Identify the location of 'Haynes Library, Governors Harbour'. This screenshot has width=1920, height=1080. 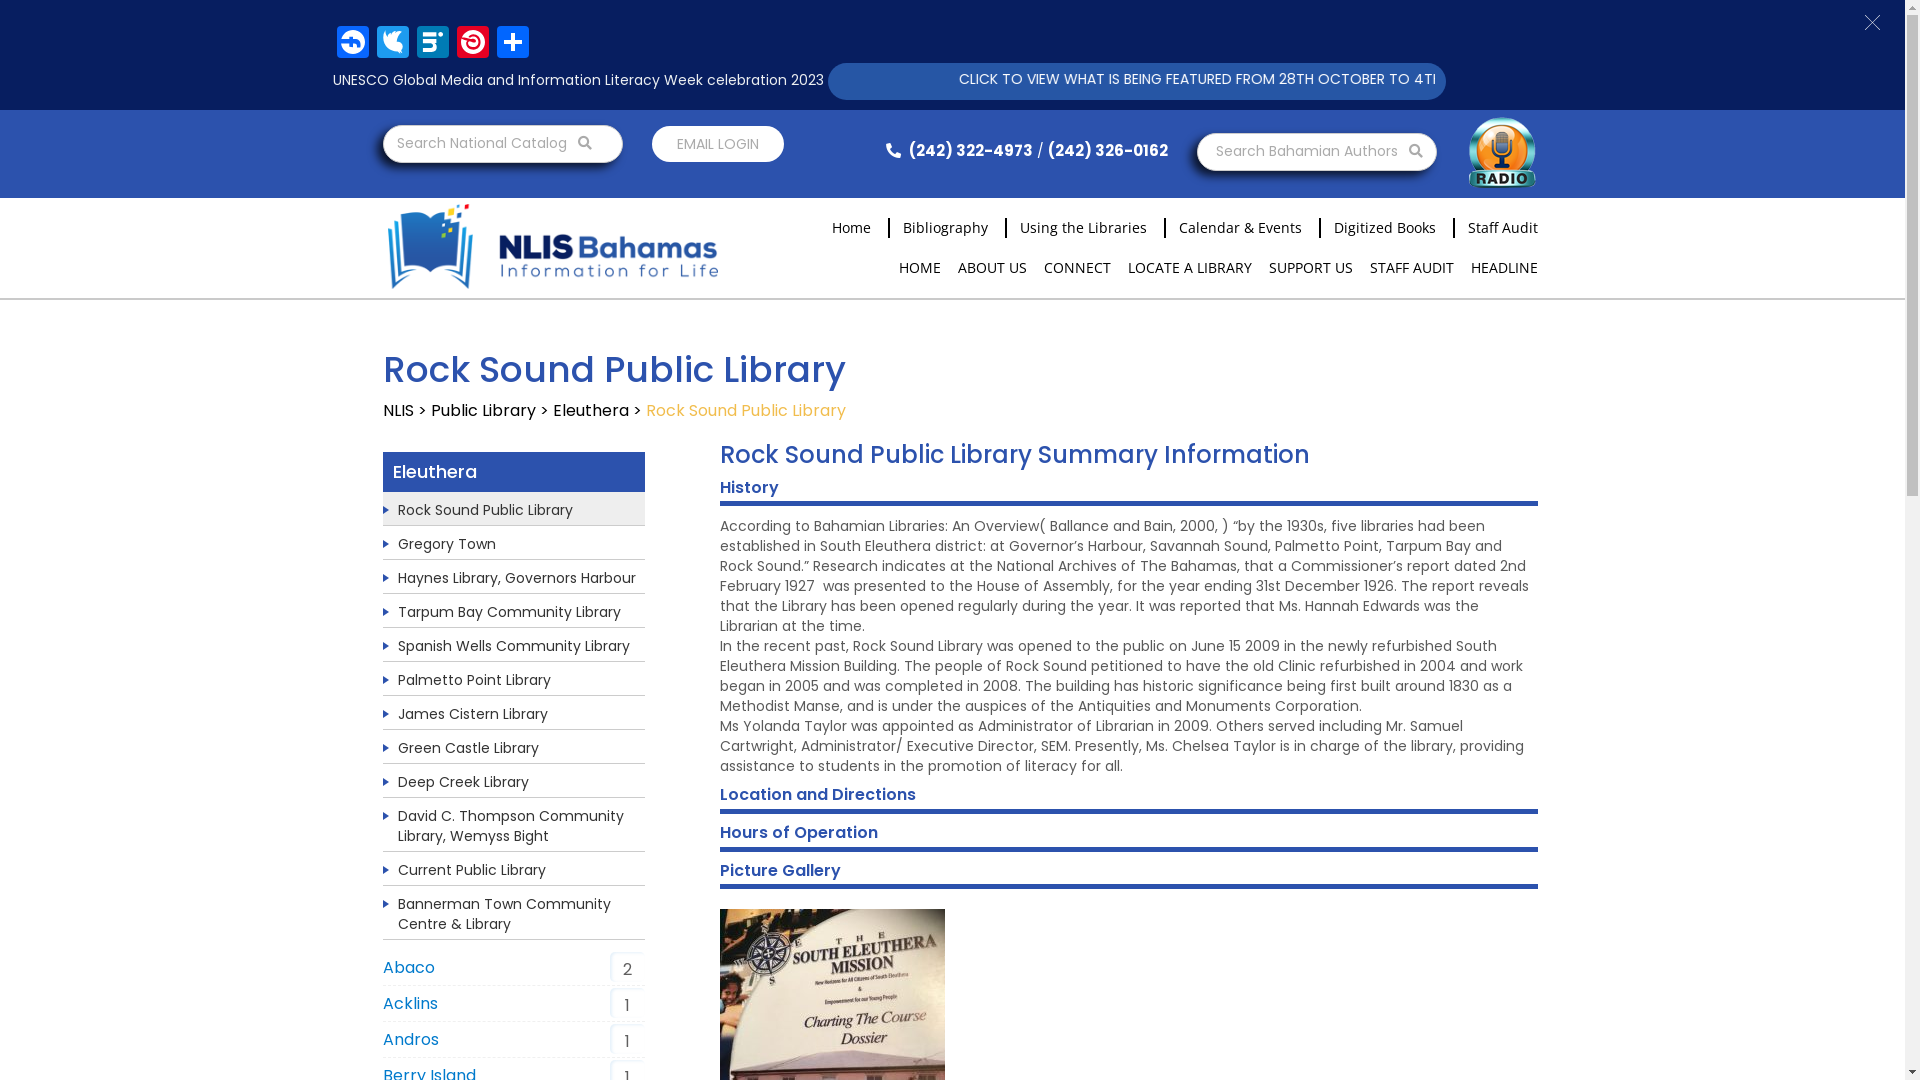
(517, 578).